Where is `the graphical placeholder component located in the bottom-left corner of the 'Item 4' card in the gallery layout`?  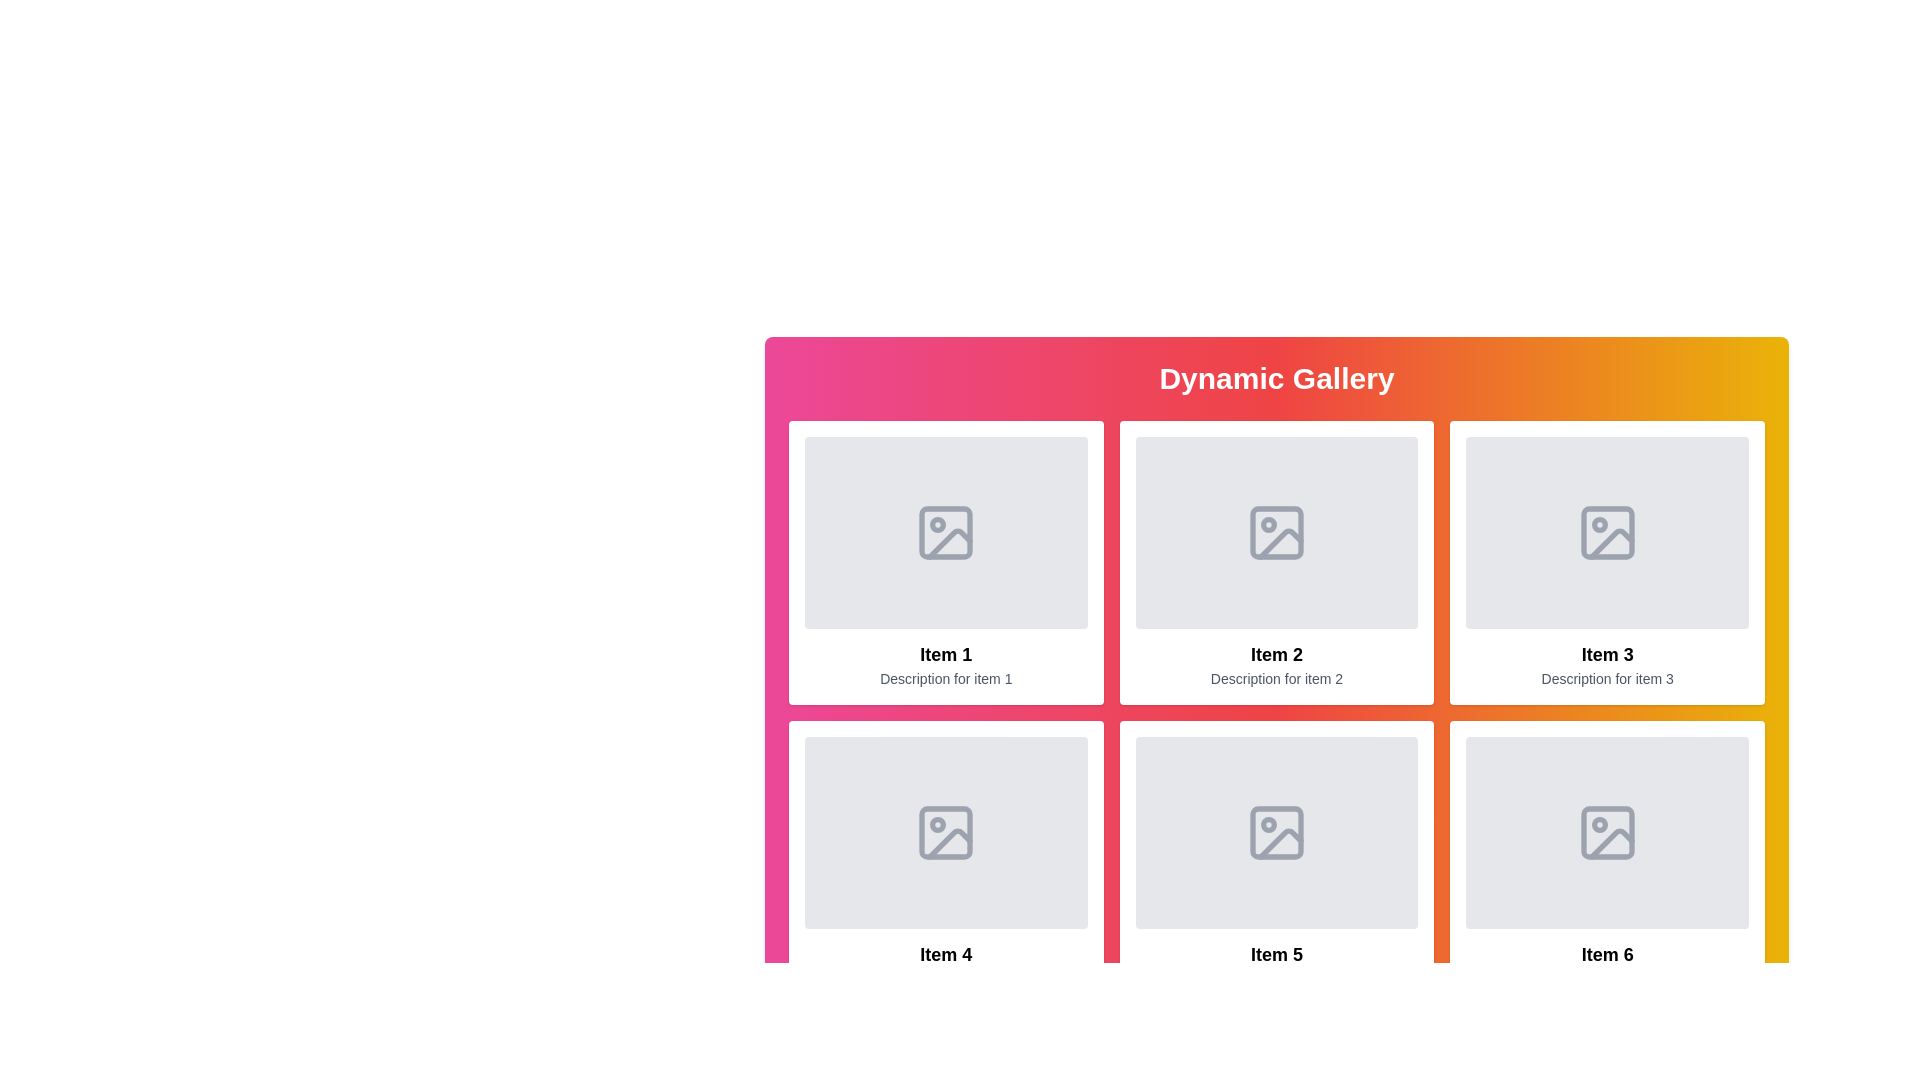
the graphical placeholder component located in the bottom-left corner of the 'Item 4' card in the gallery layout is located at coordinates (945, 833).